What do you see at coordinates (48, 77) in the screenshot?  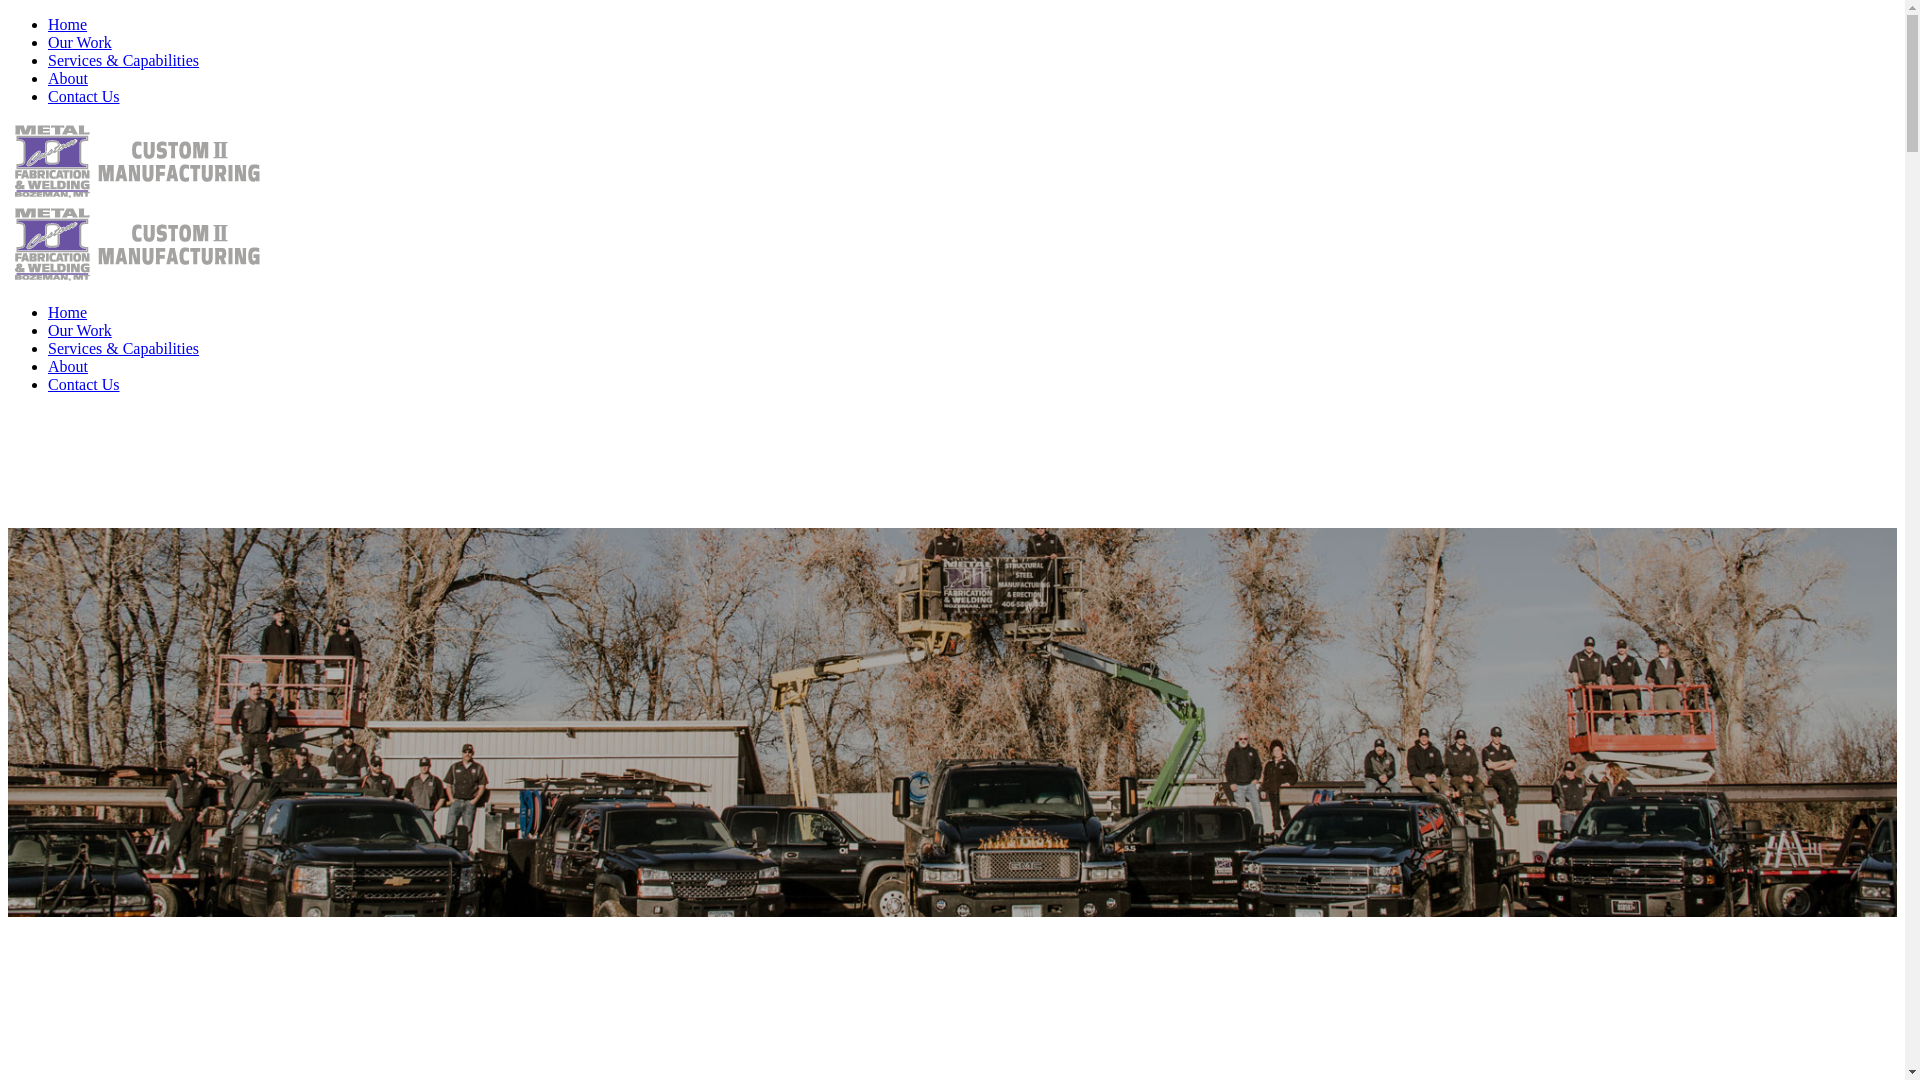 I see `'About'` at bounding box center [48, 77].